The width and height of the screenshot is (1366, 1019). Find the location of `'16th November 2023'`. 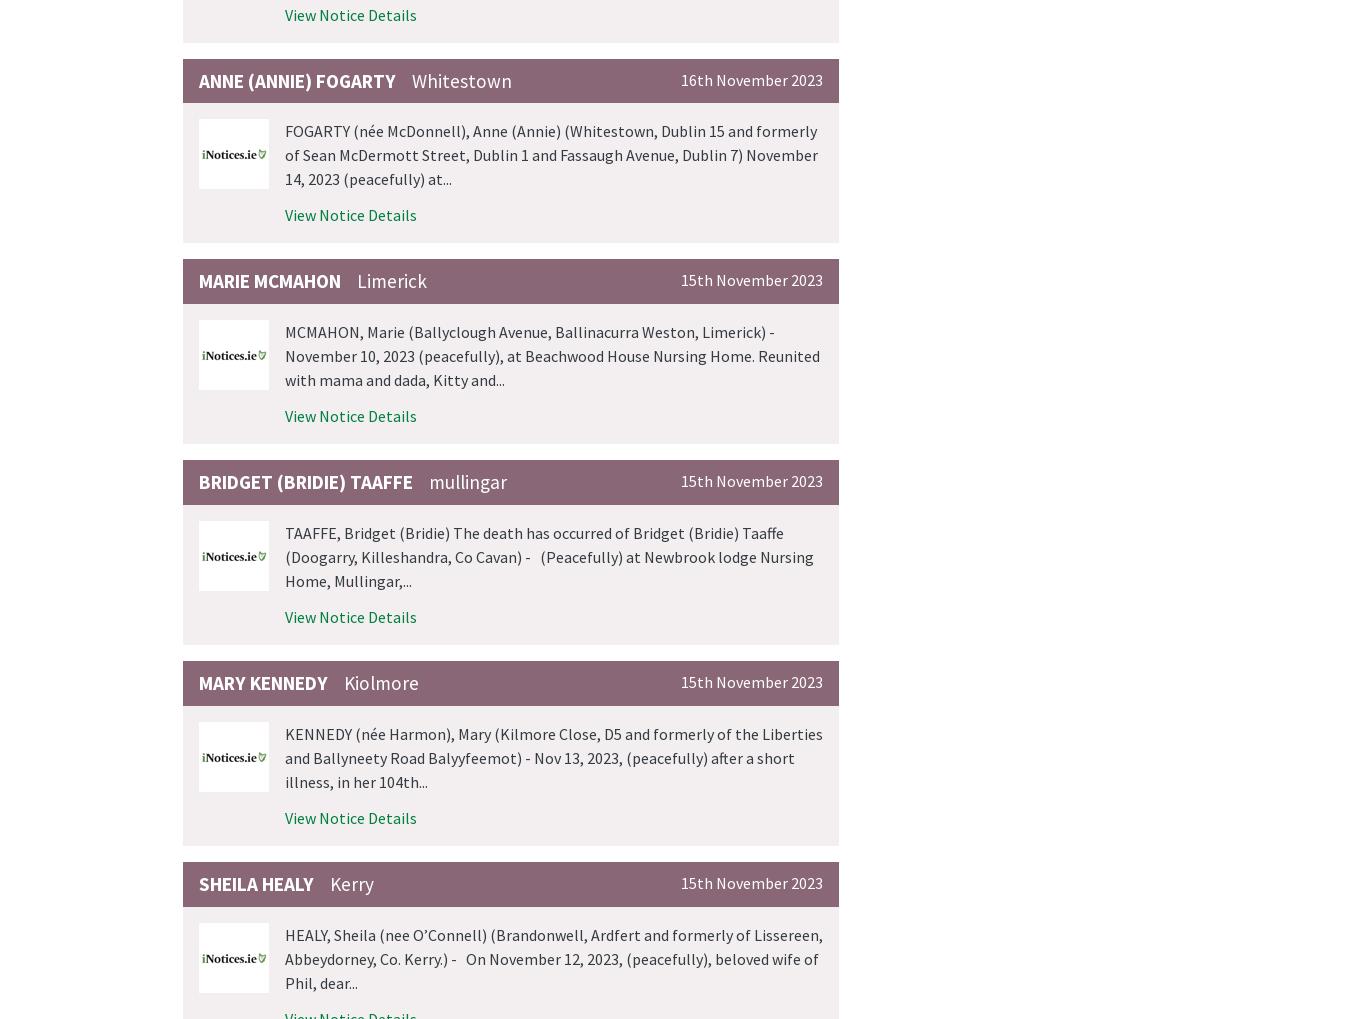

'16th November 2023' is located at coordinates (751, 78).